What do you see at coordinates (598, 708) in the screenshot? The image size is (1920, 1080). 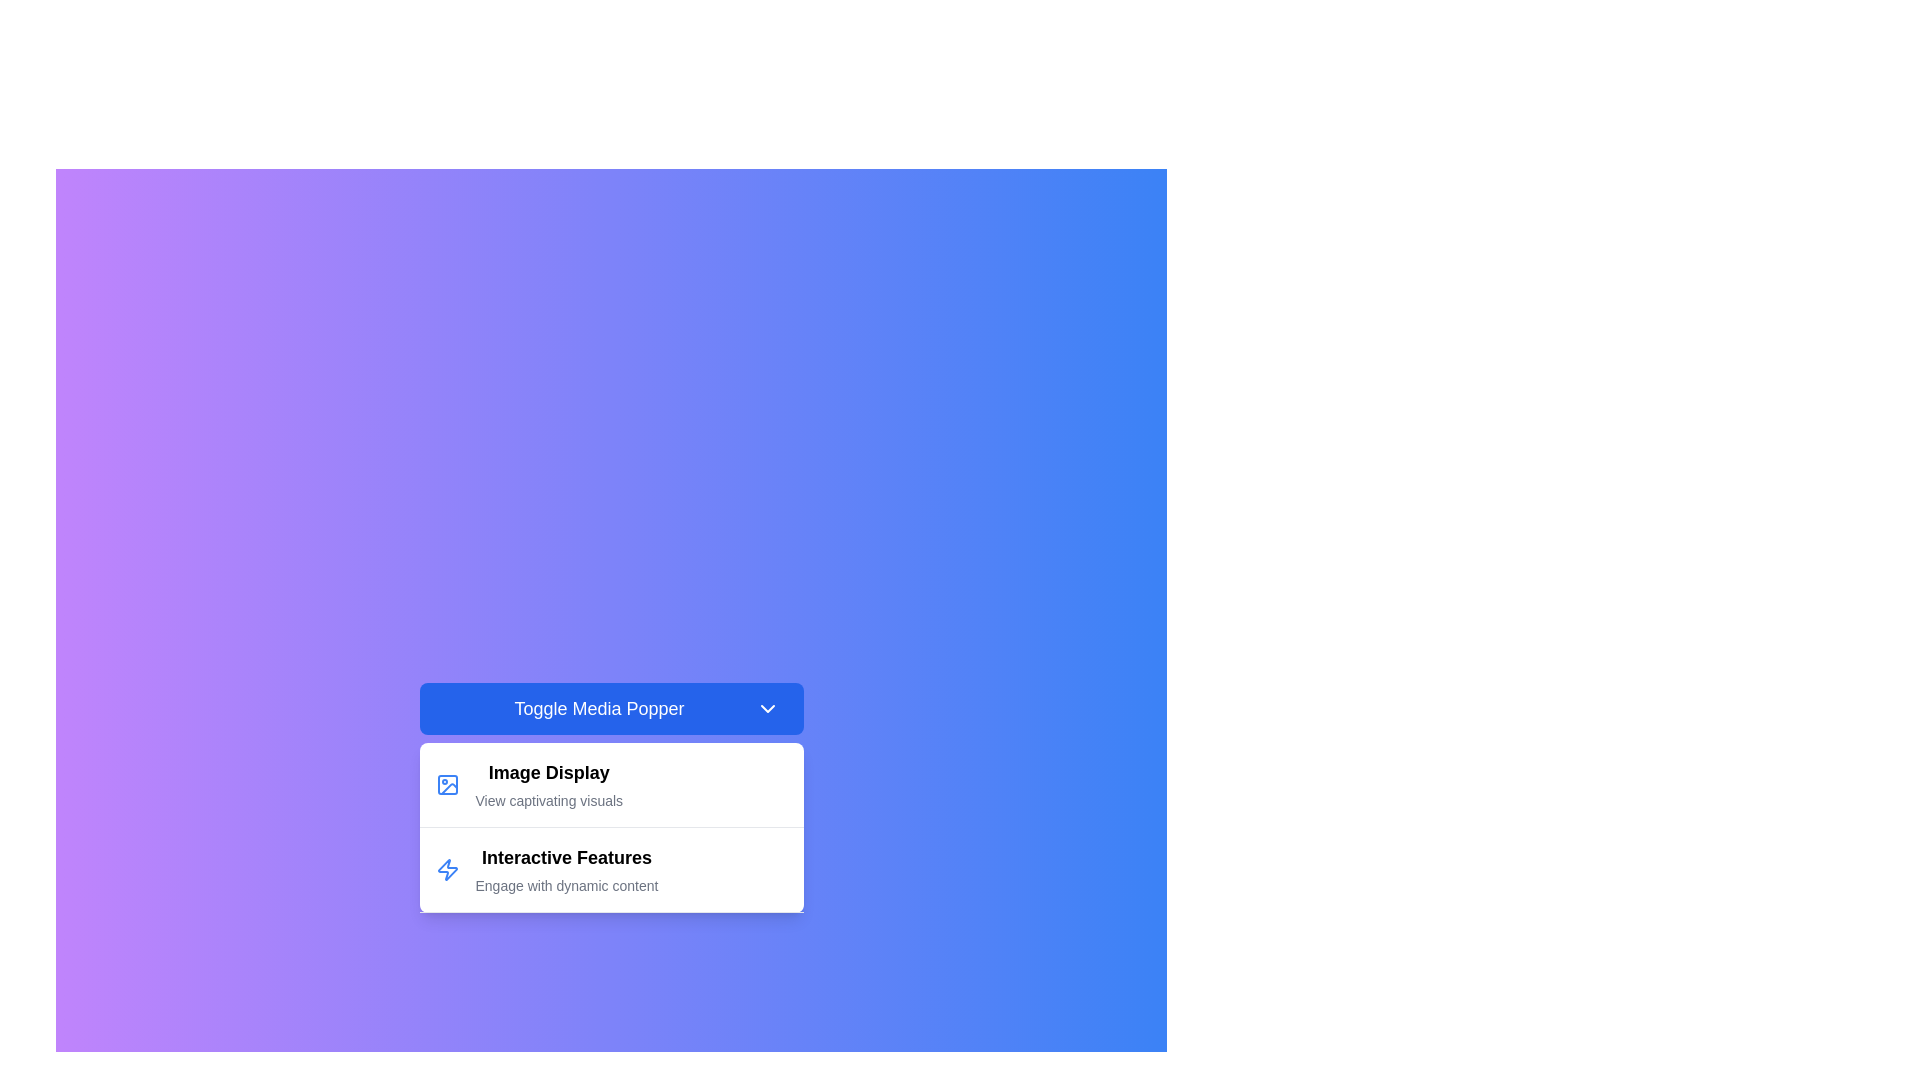 I see `the central text label within the blue button to provide visual feedback for toggling a media-related pop-up or panel` at bounding box center [598, 708].